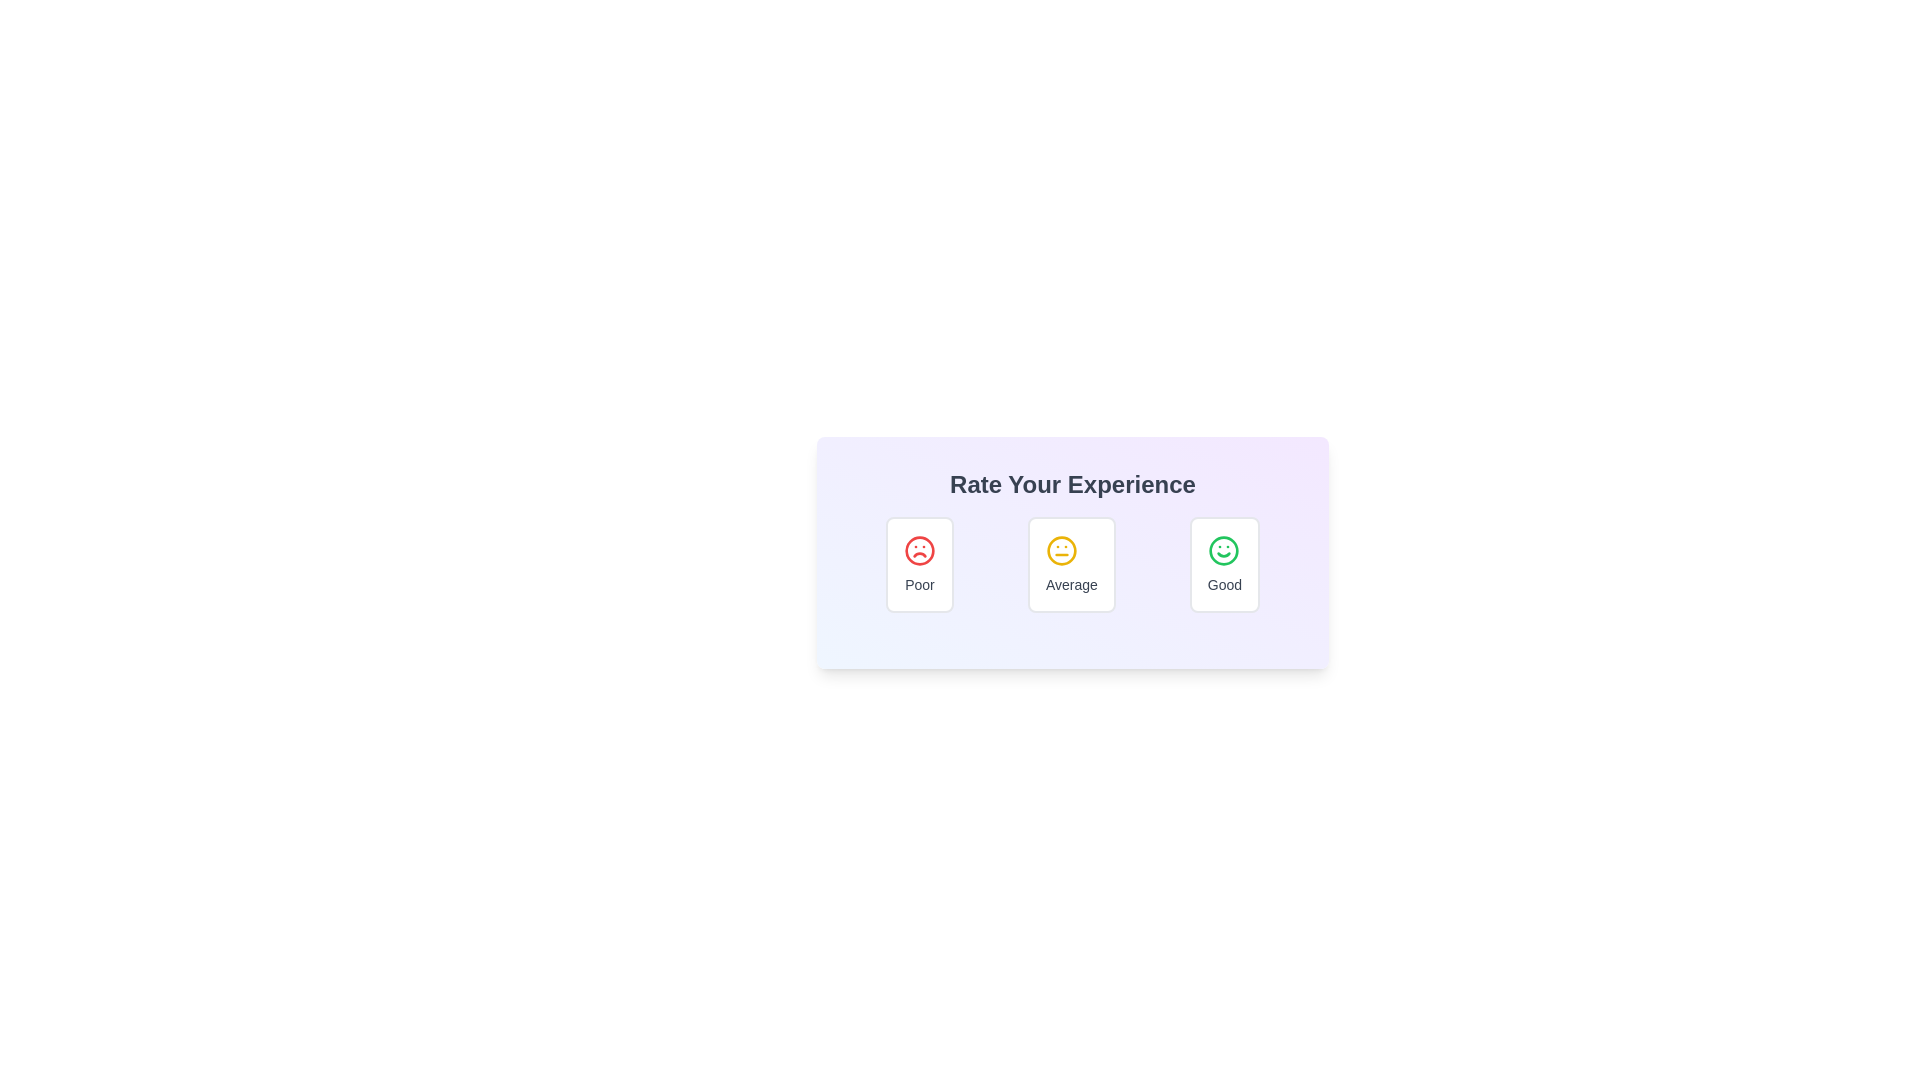 The width and height of the screenshot is (1920, 1080). Describe the element at coordinates (1222, 551) in the screenshot. I see `the smiley icon representing the 'Good' sentiment option, which is located in the rightmost column of a three-element row within a rating group` at that location.